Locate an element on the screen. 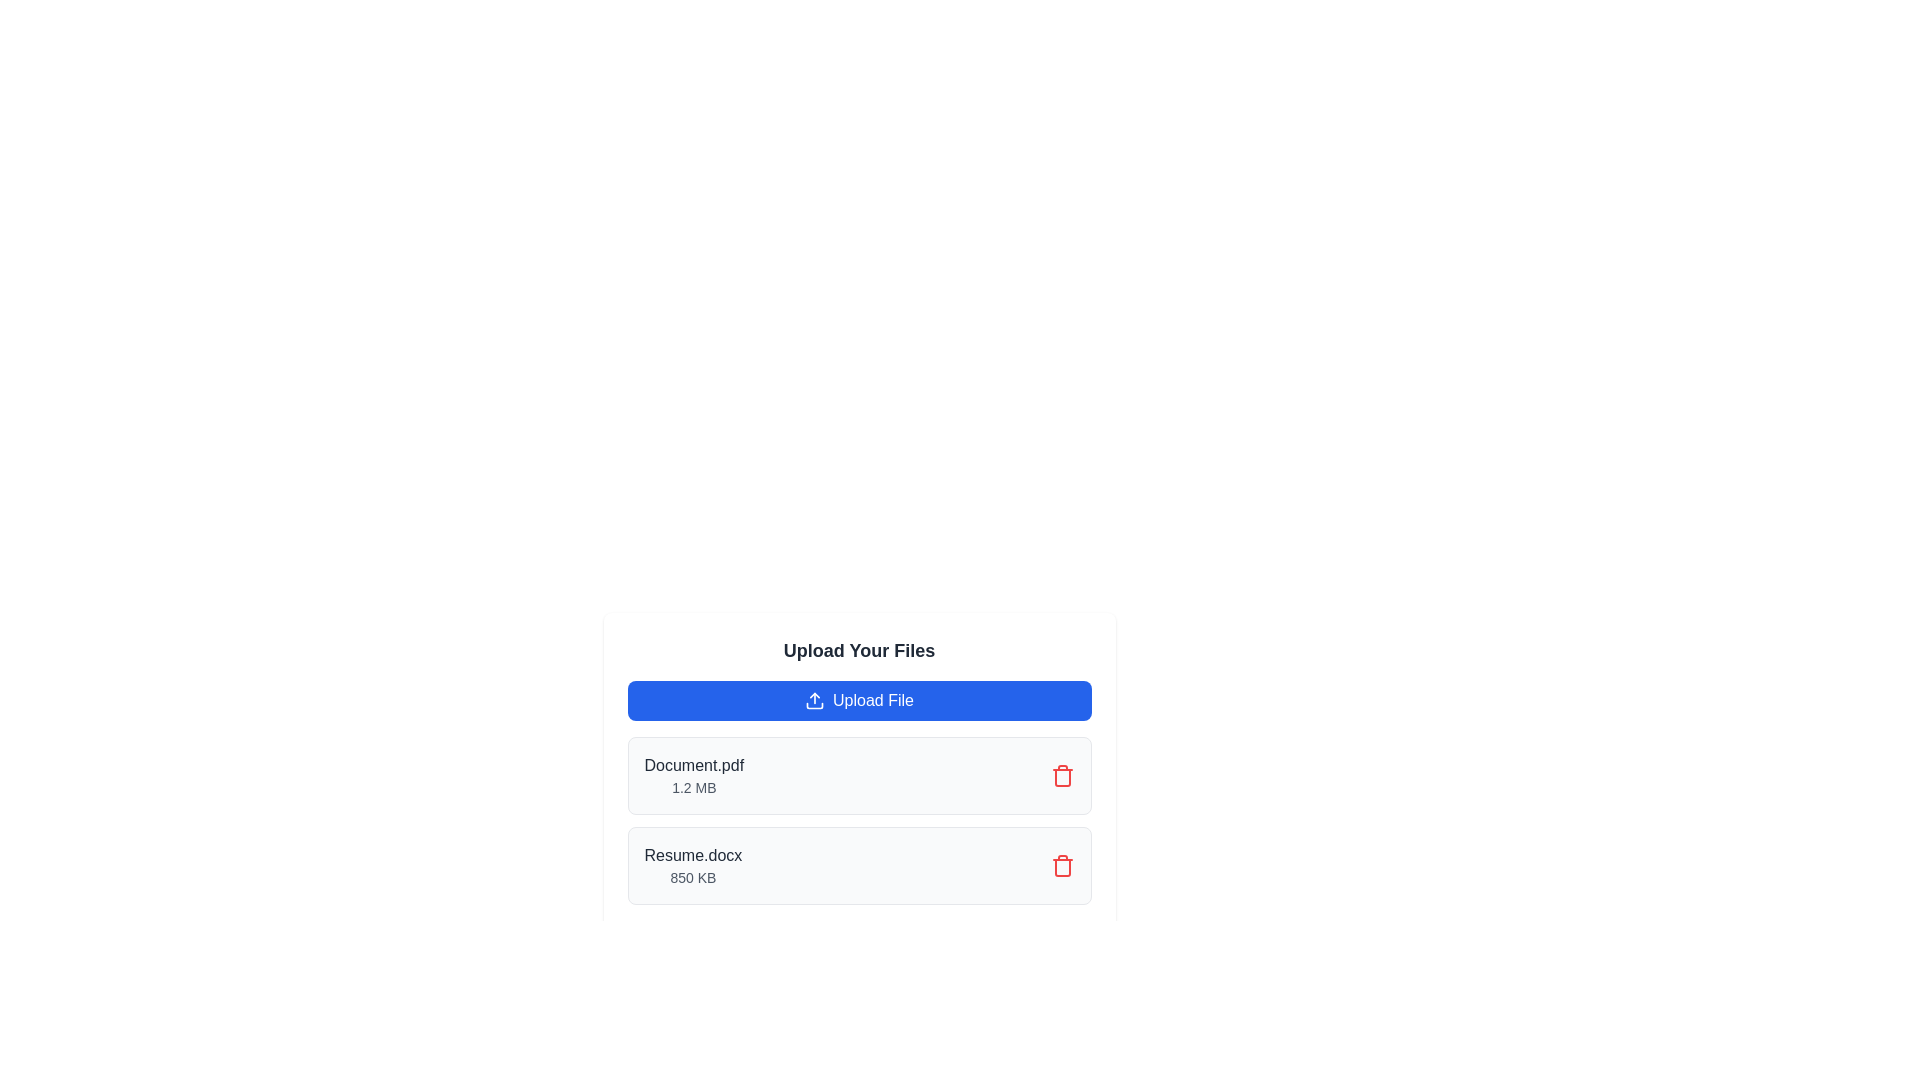 This screenshot has width=1920, height=1080. the textual file identifier for 'Resume.docx' within the card layout located under 'Document.pdf' in the file upload component is located at coordinates (693, 865).